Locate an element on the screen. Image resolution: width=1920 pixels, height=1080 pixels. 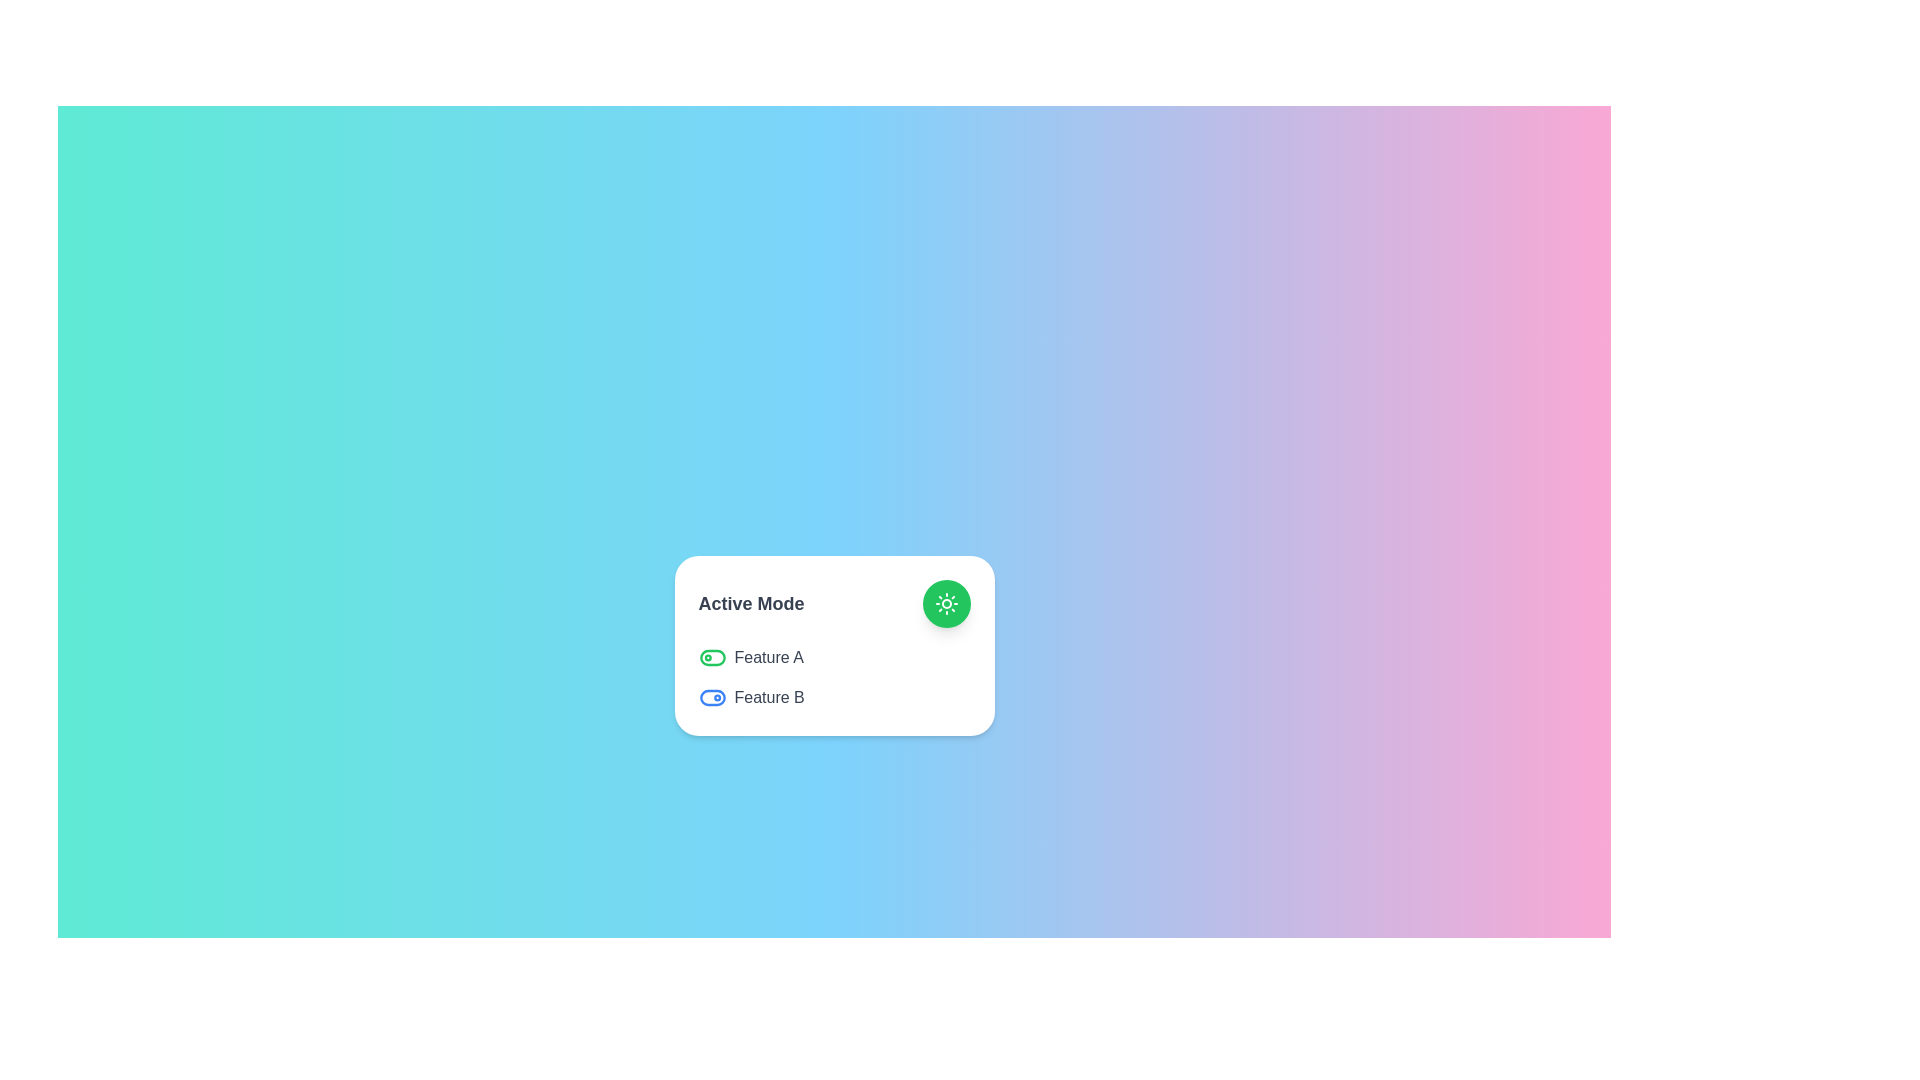
the toggle switch button for 'Active Mode' to change its state is located at coordinates (834, 603).